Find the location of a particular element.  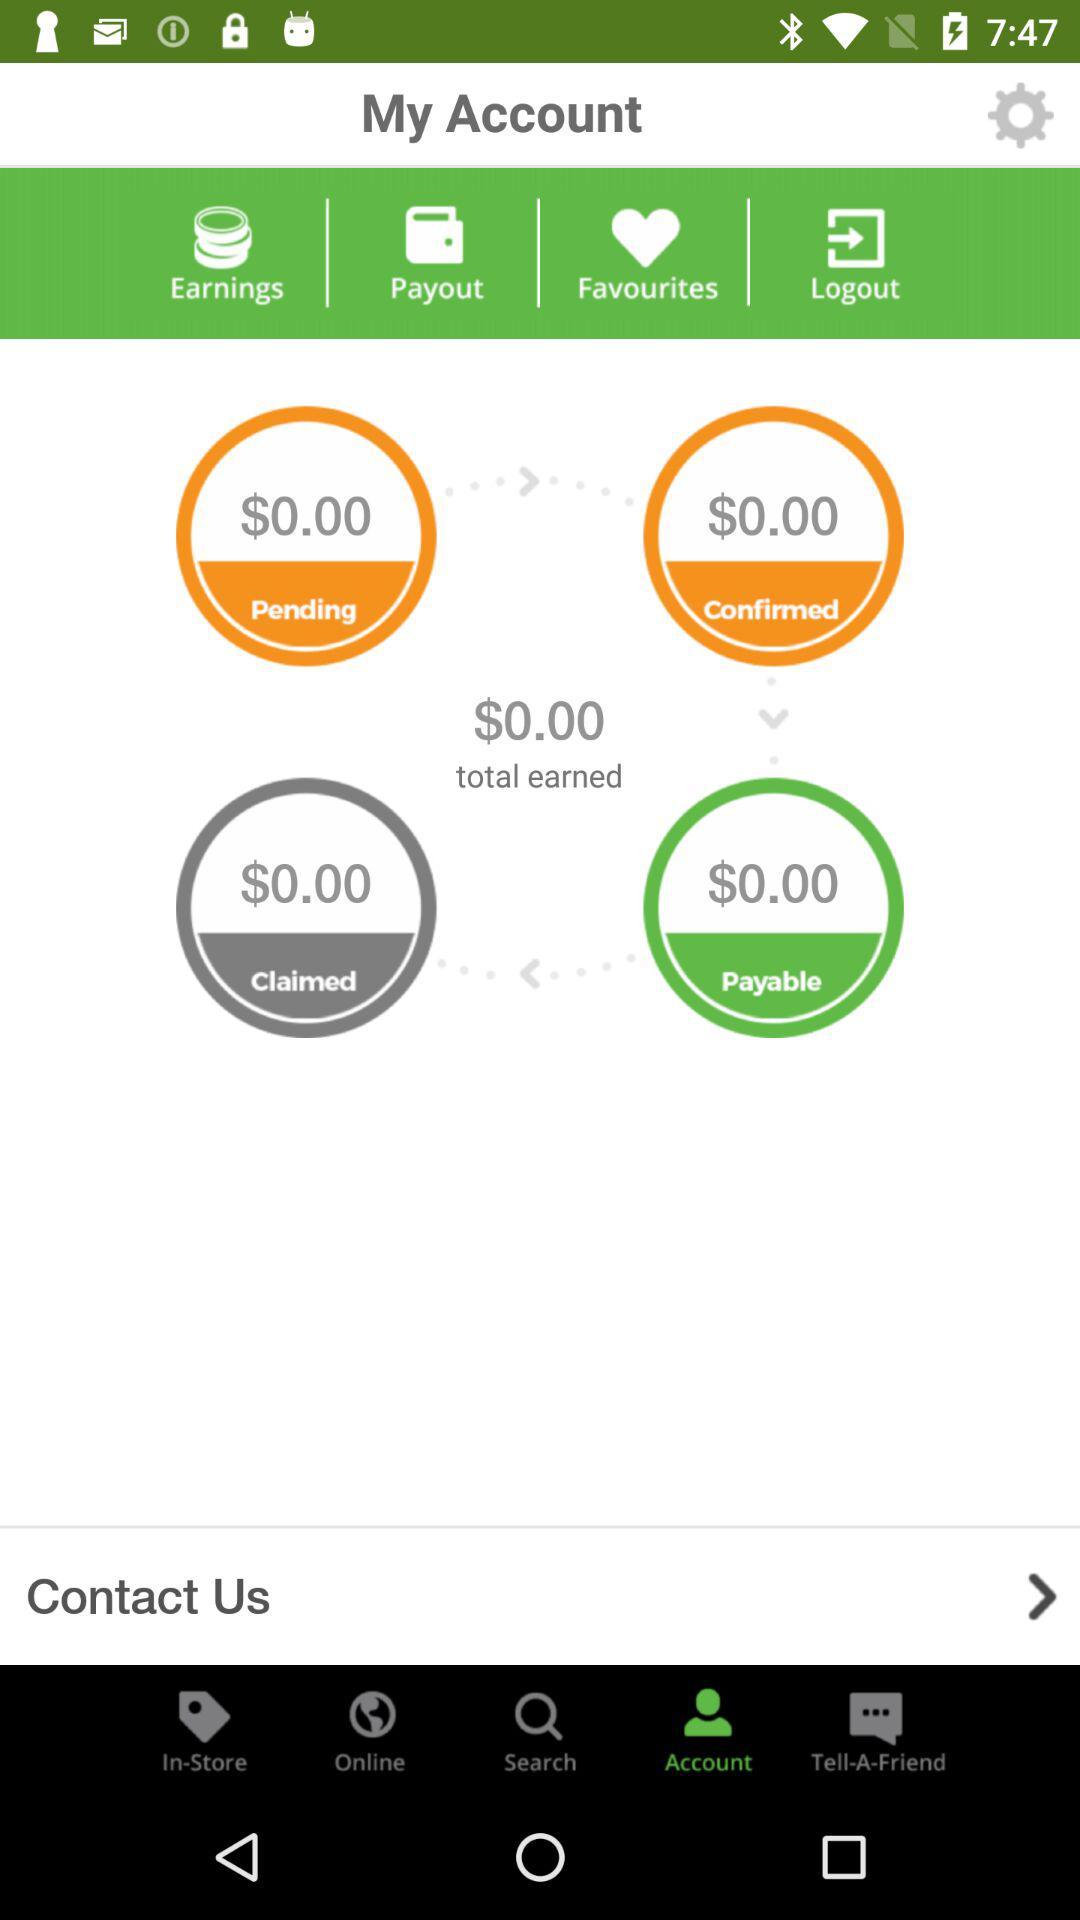

the 1st icon is located at coordinates (306, 529).